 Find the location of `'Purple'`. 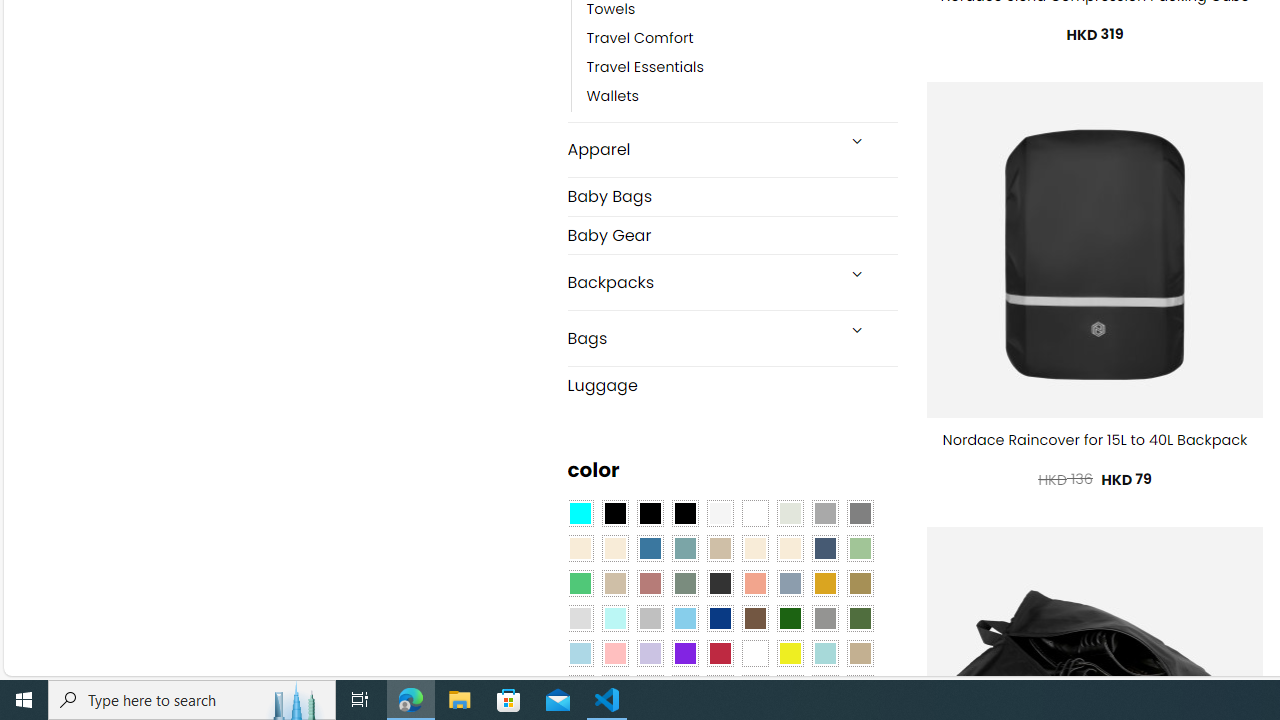

'Purple' is located at coordinates (684, 653).